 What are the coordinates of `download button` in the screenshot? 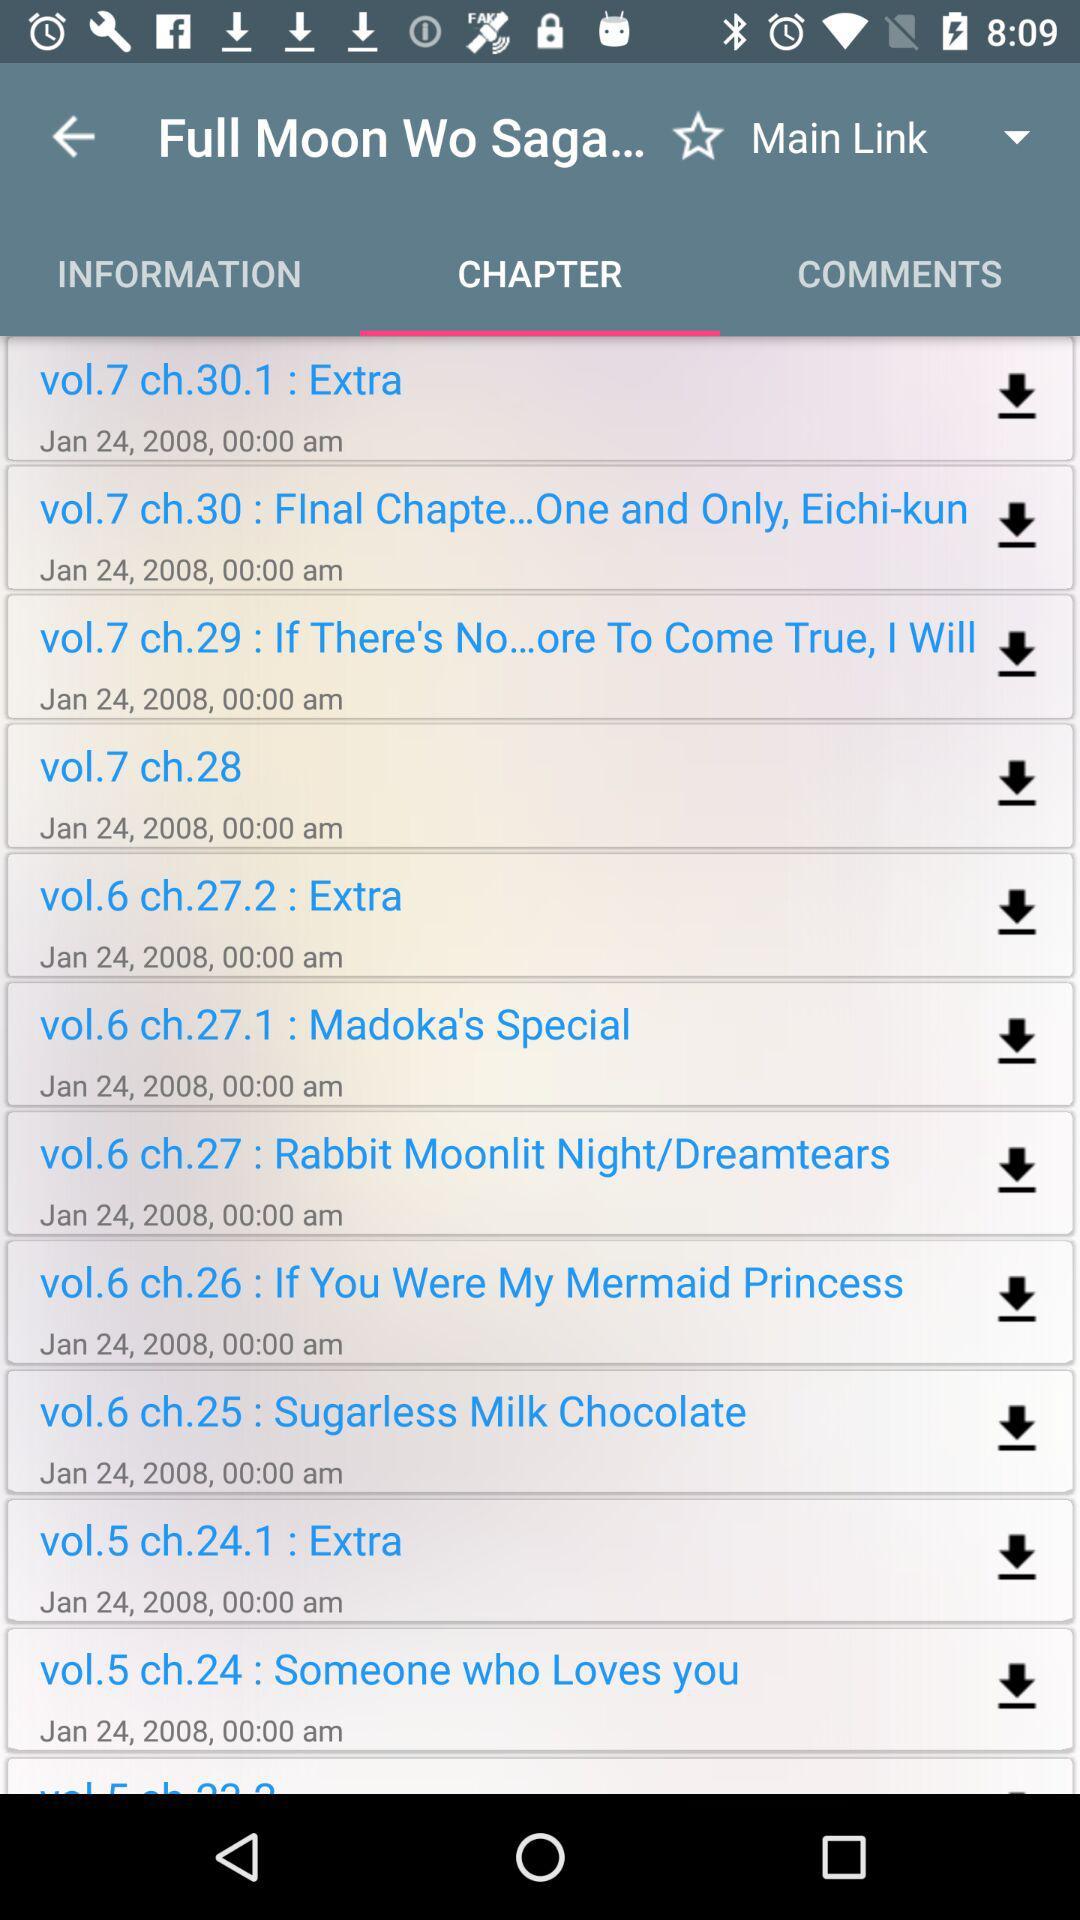 It's located at (1017, 783).